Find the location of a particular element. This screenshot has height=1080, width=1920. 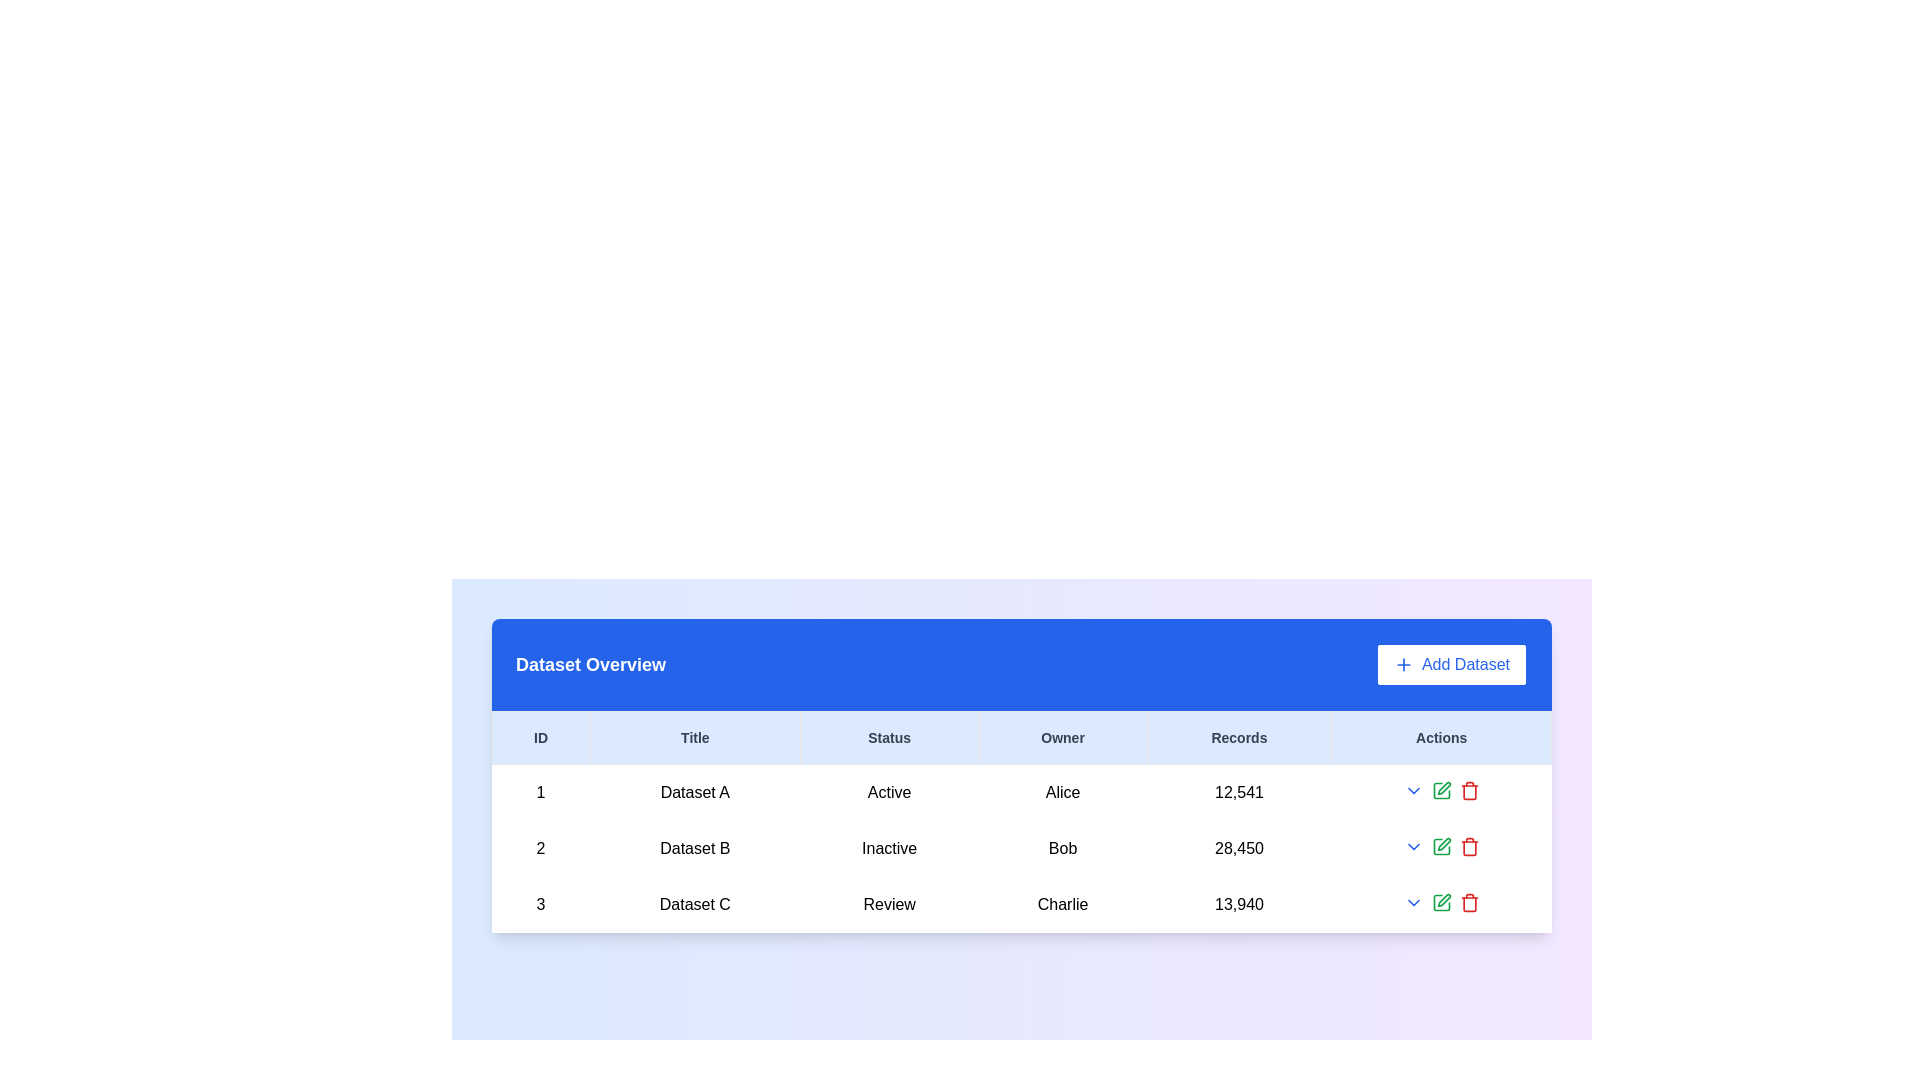

the body of the trash bin icon, which is a minimalist design with a rectangular body and curved top, located in the 'Actions' column of the third row of the table is located at coordinates (1469, 904).